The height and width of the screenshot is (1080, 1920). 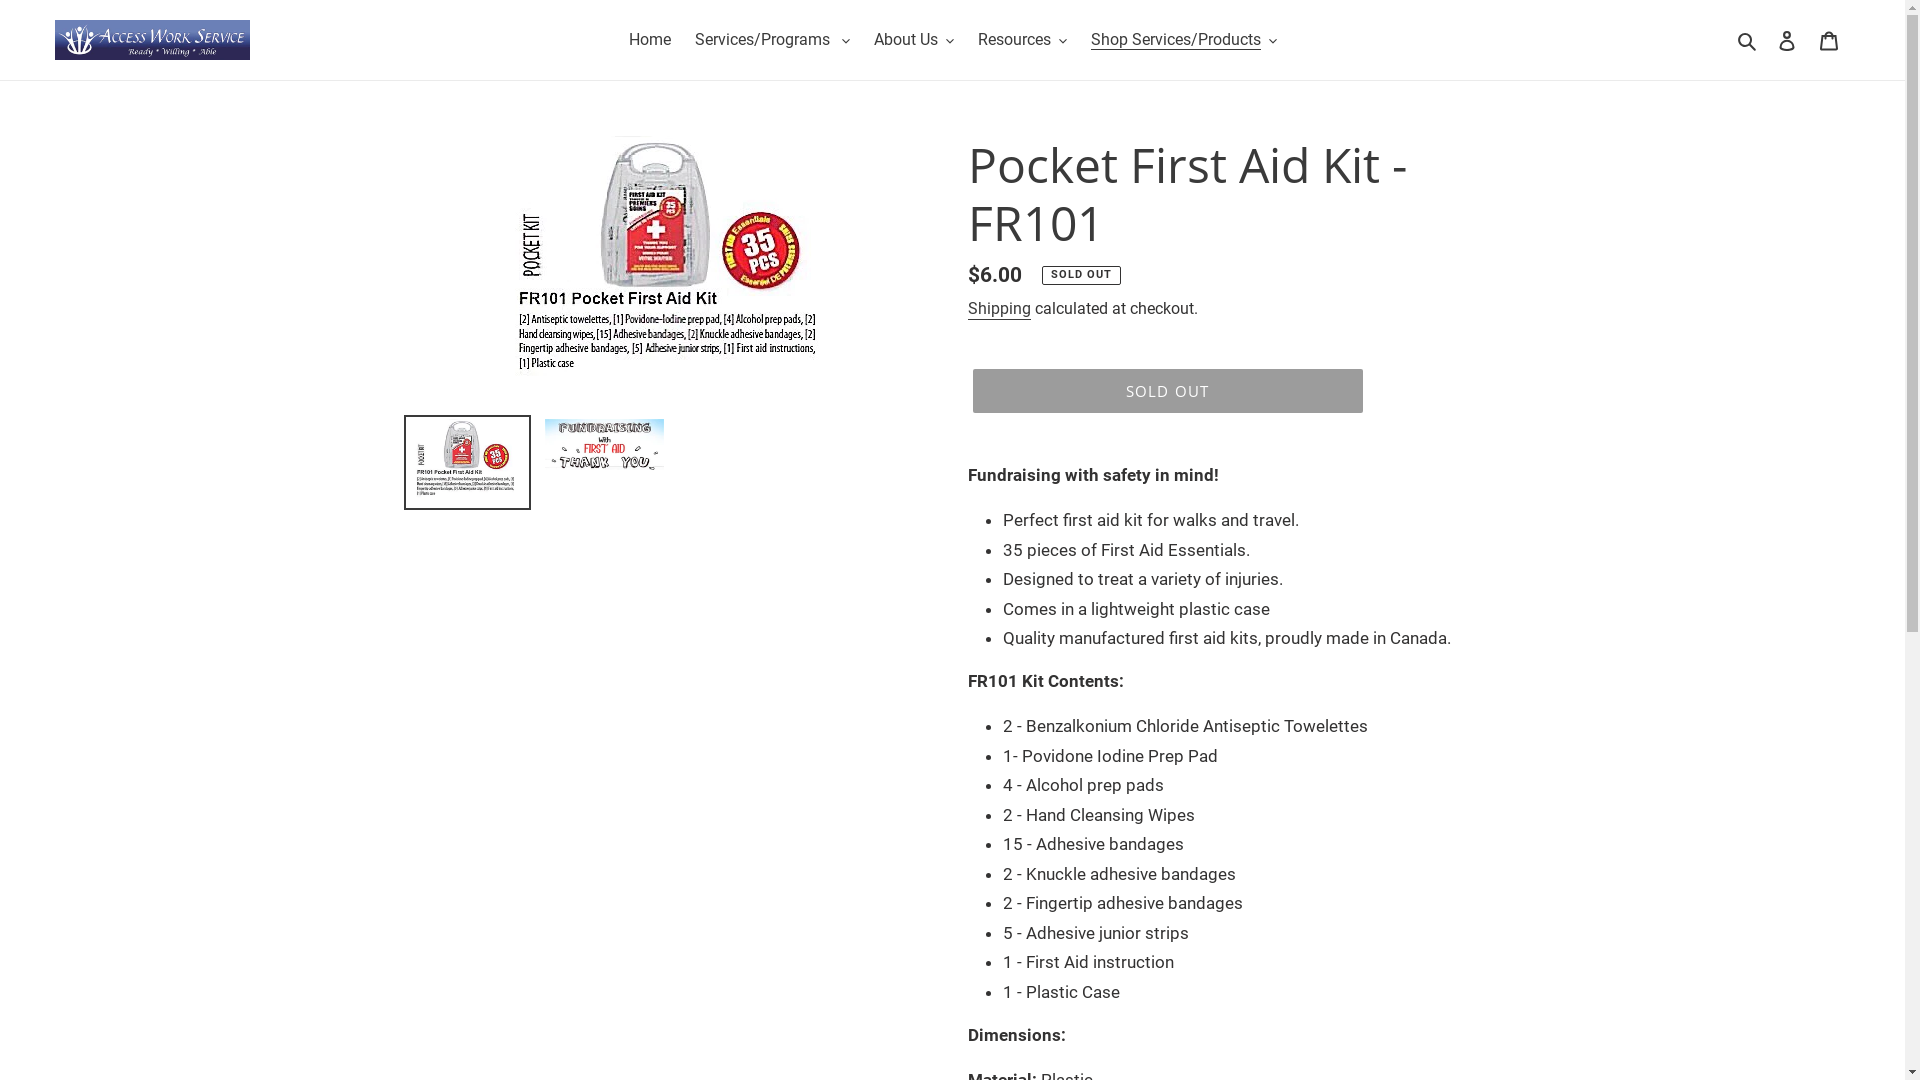 I want to click on 'Services/Programs', so click(x=684, y=39).